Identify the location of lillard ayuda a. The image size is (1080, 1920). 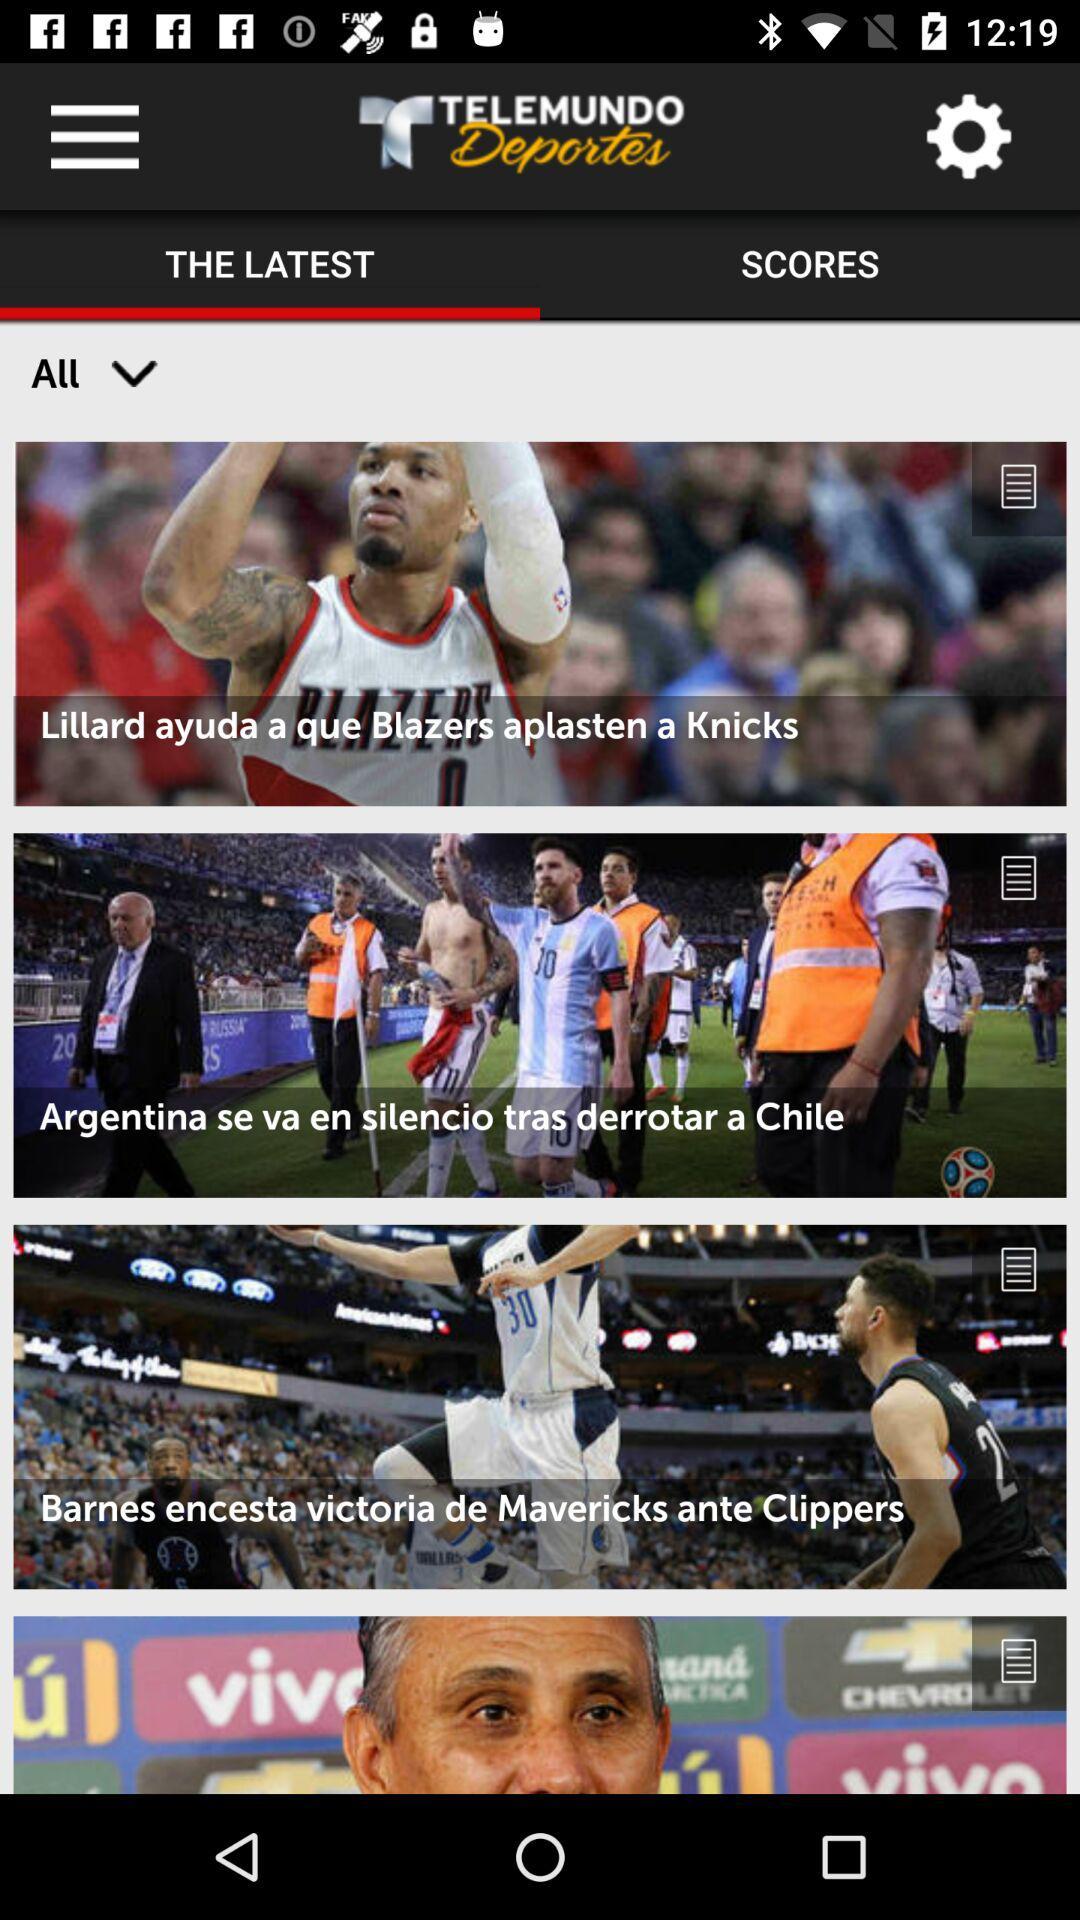
(540, 724).